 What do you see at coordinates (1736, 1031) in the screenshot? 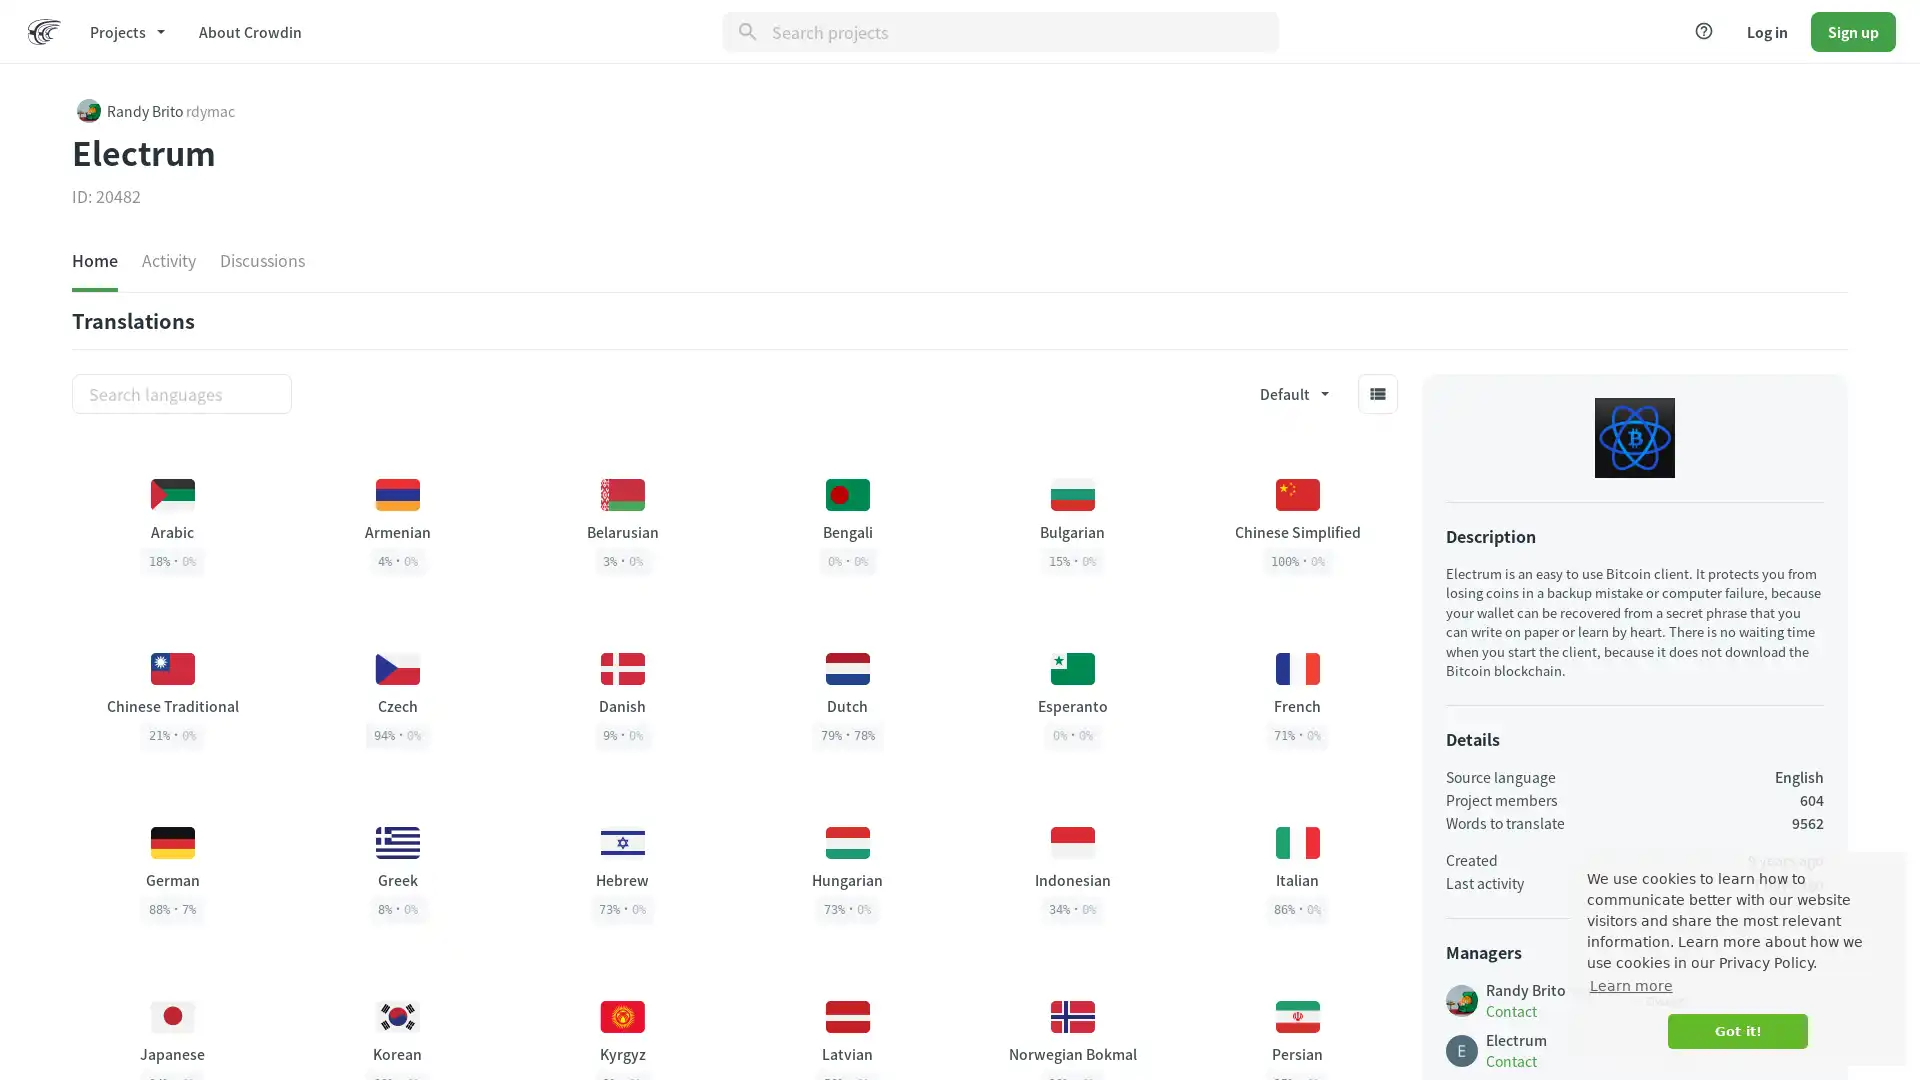
I see `dismiss cookie message` at bounding box center [1736, 1031].